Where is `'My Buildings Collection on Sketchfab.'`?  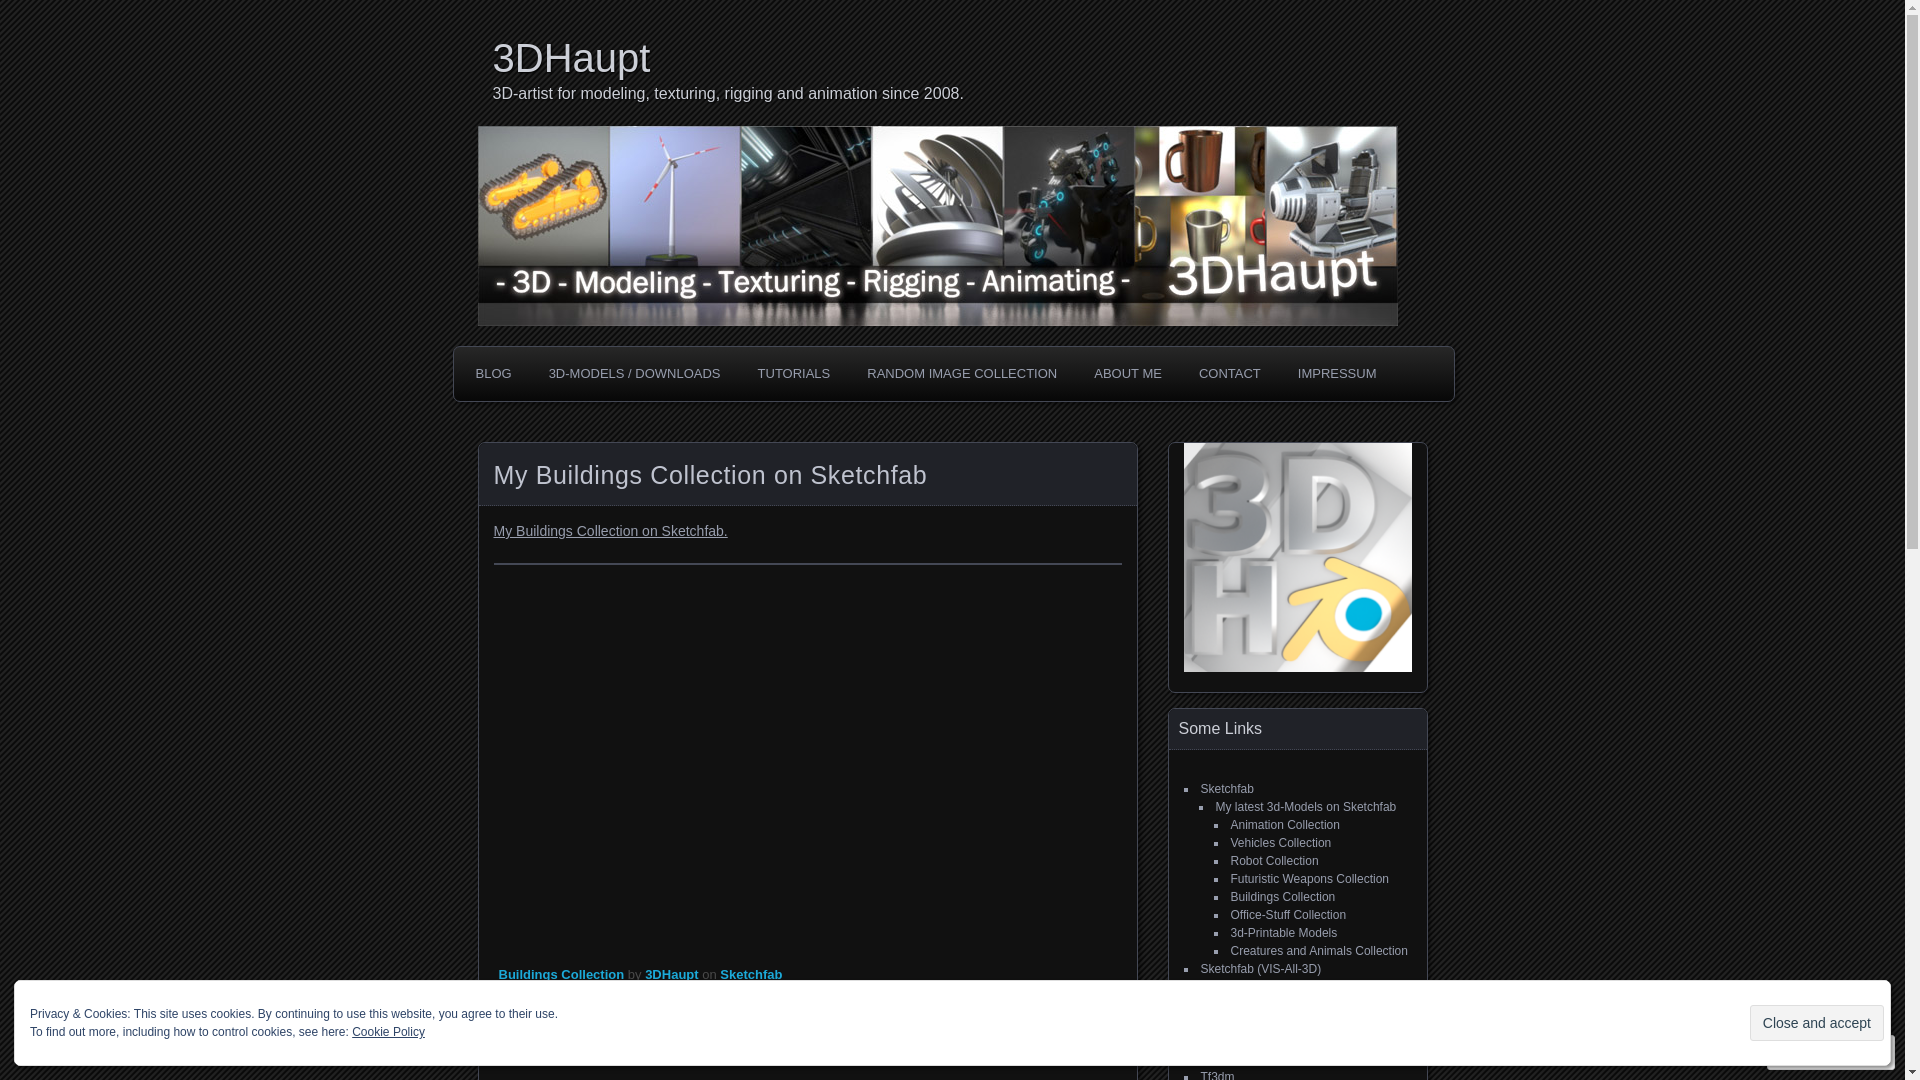
'My Buildings Collection on Sketchfab.' is located at coordinates (609, 530).